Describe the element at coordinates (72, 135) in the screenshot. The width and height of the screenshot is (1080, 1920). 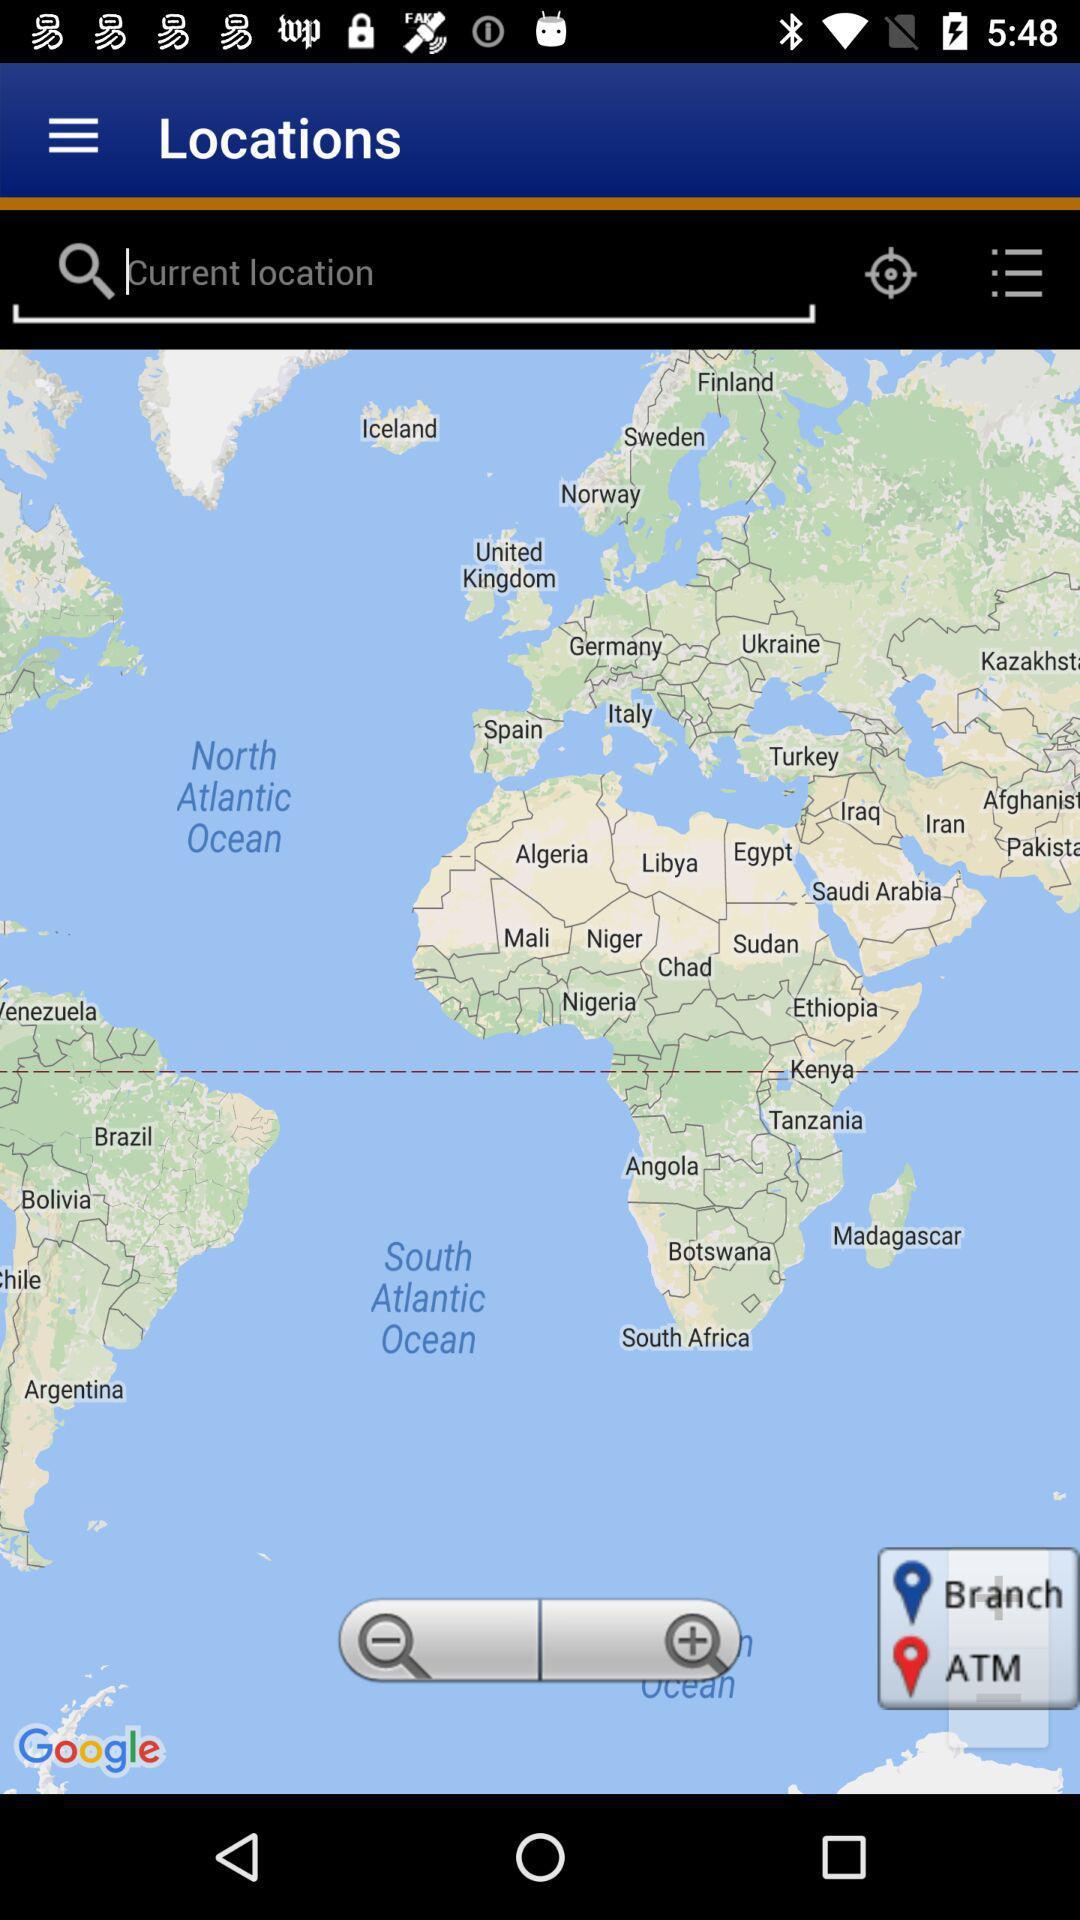
I see `item next to the locations item` at that location.